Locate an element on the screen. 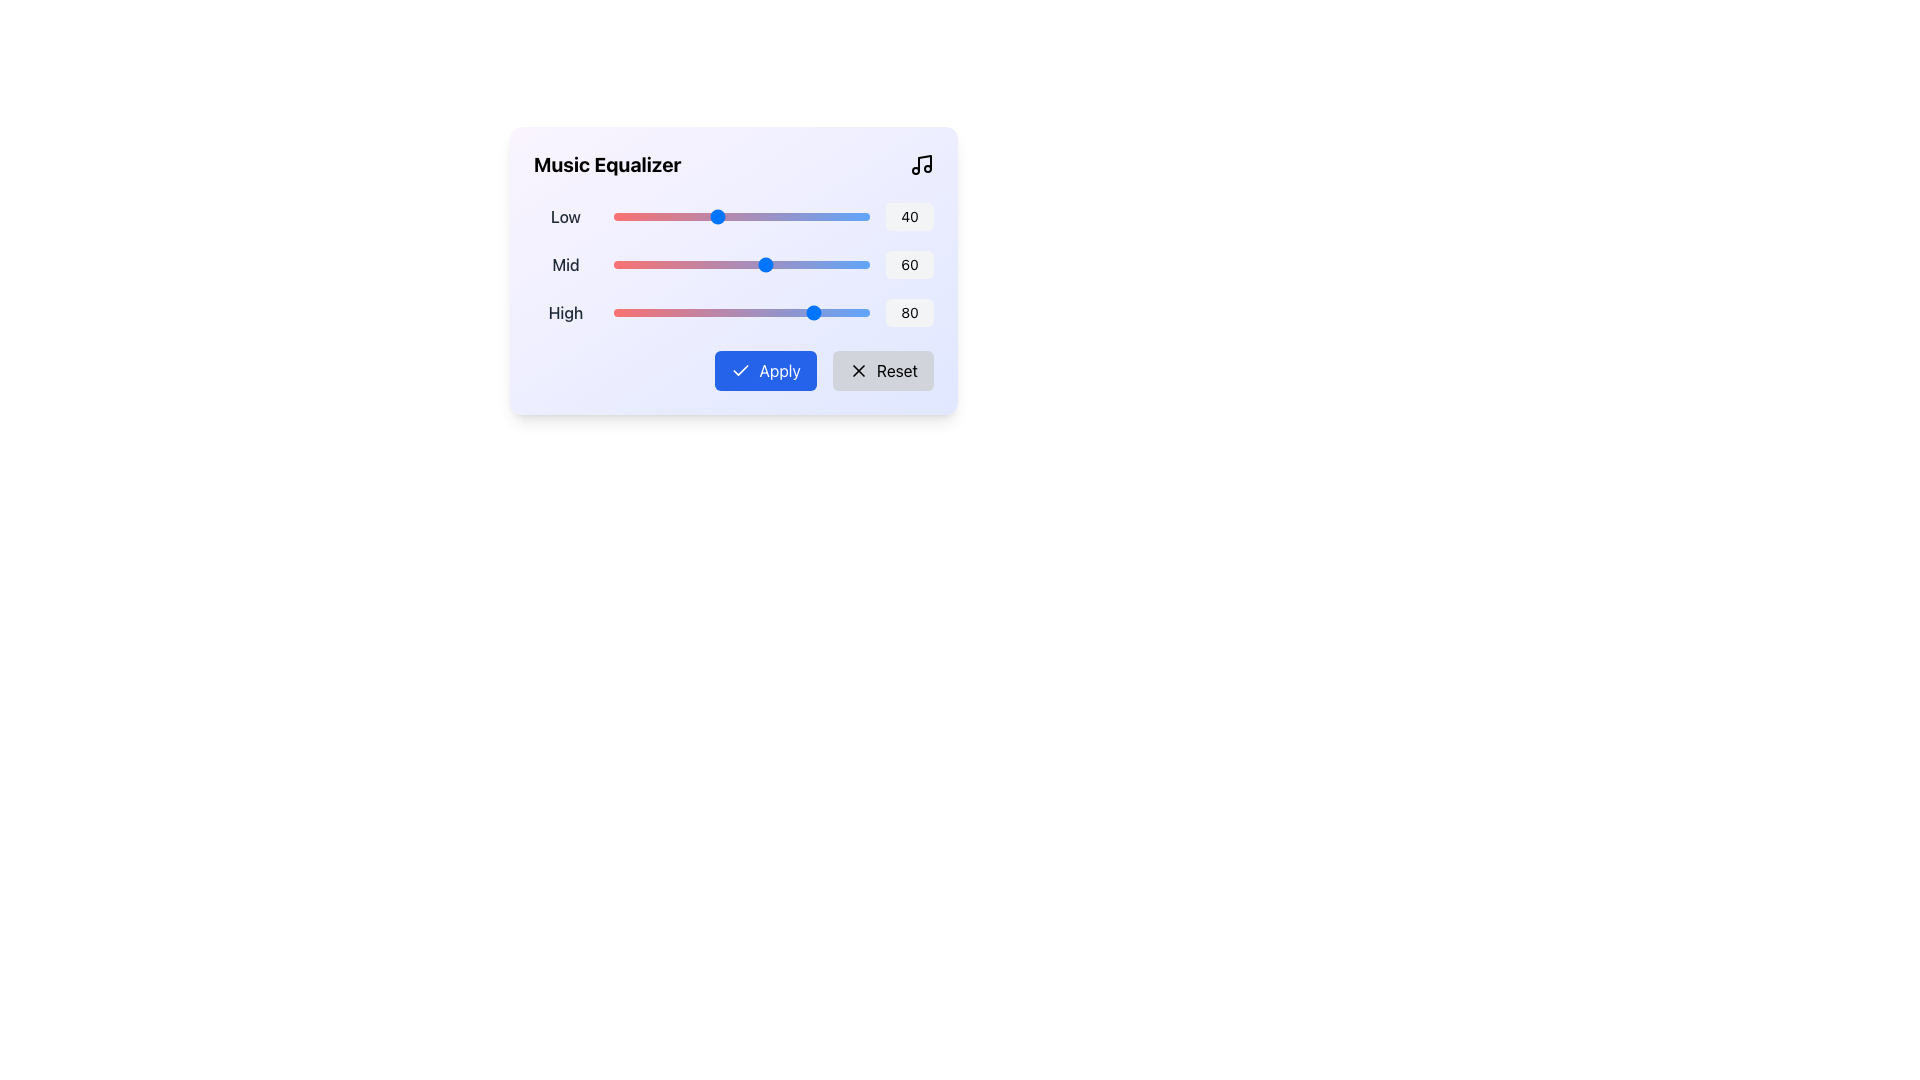  the 'X' shaped icon which consists of two crossing diagonal lines, located in the top-right corner of the card within an SVG graphic is located at coordinates (858, 370).